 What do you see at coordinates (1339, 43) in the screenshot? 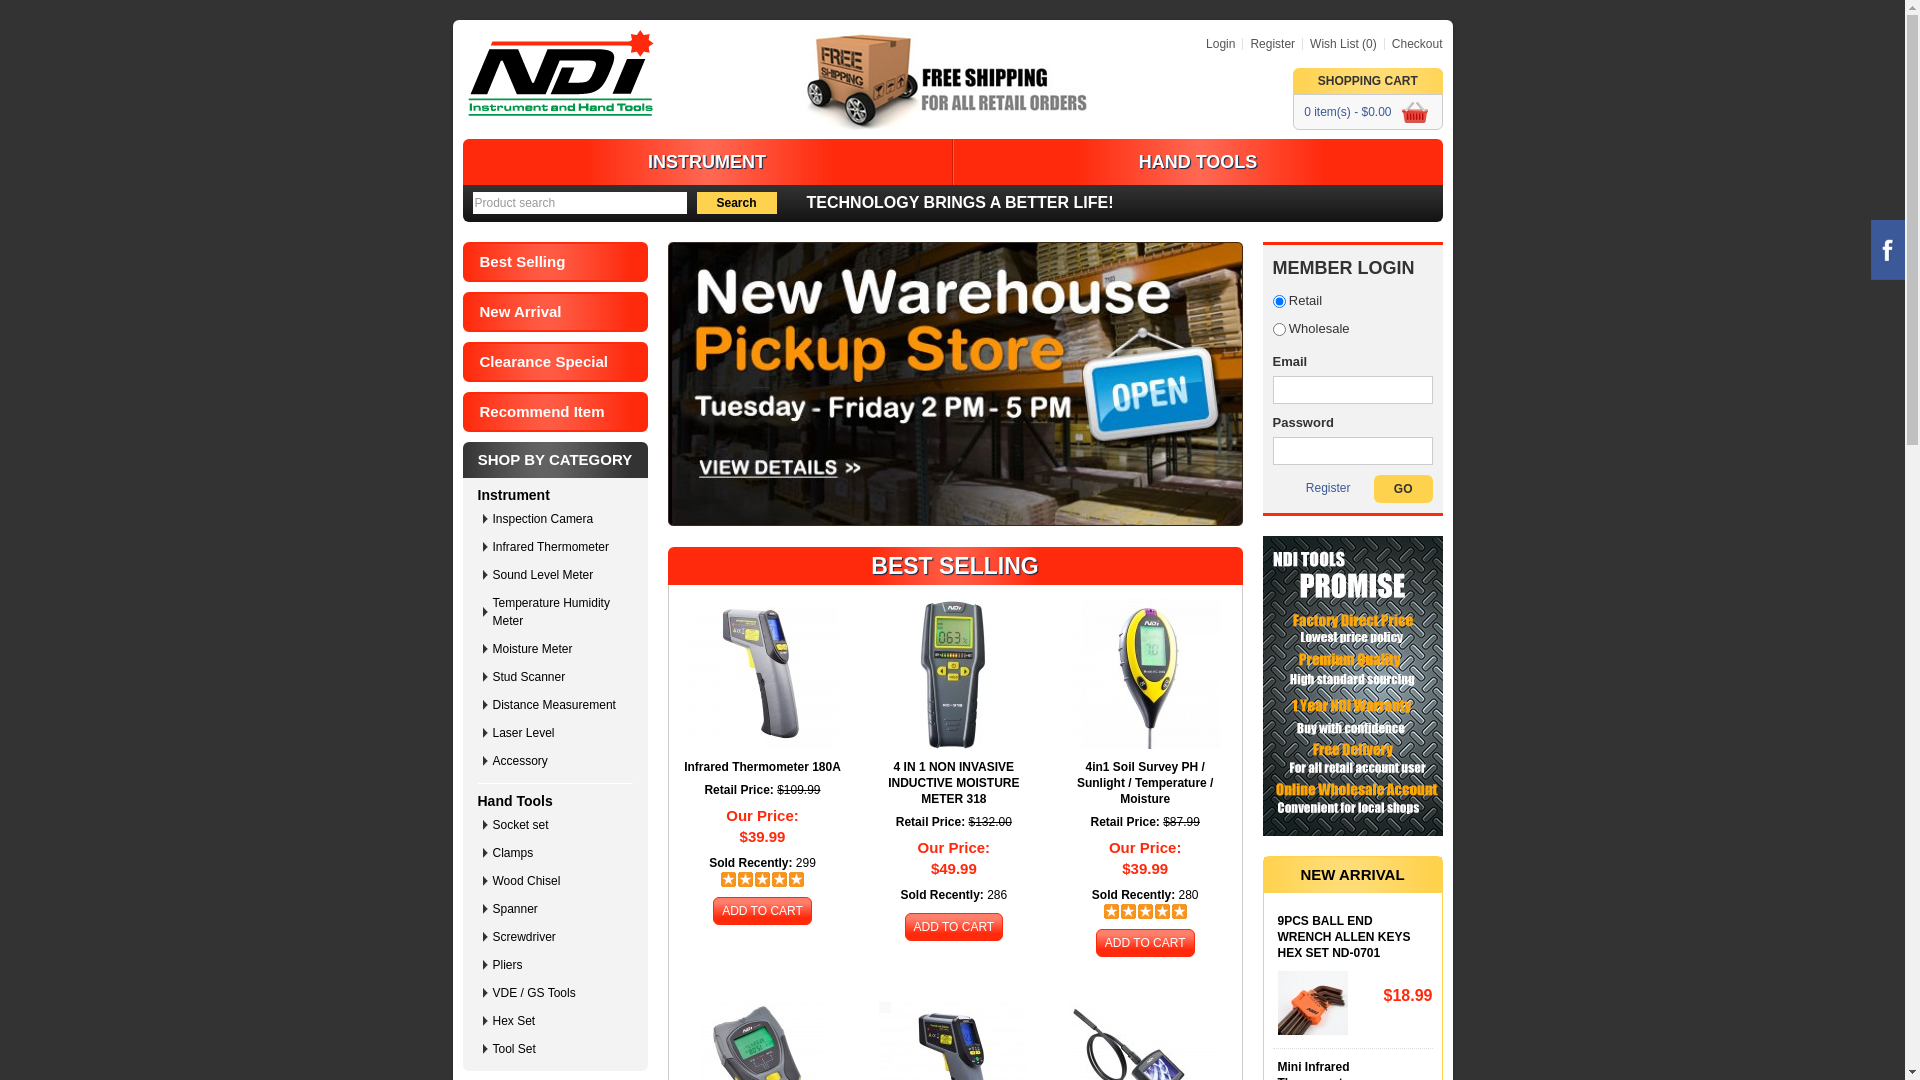
I see `'Wish List (0)'` at bounding box center [1339, 43].